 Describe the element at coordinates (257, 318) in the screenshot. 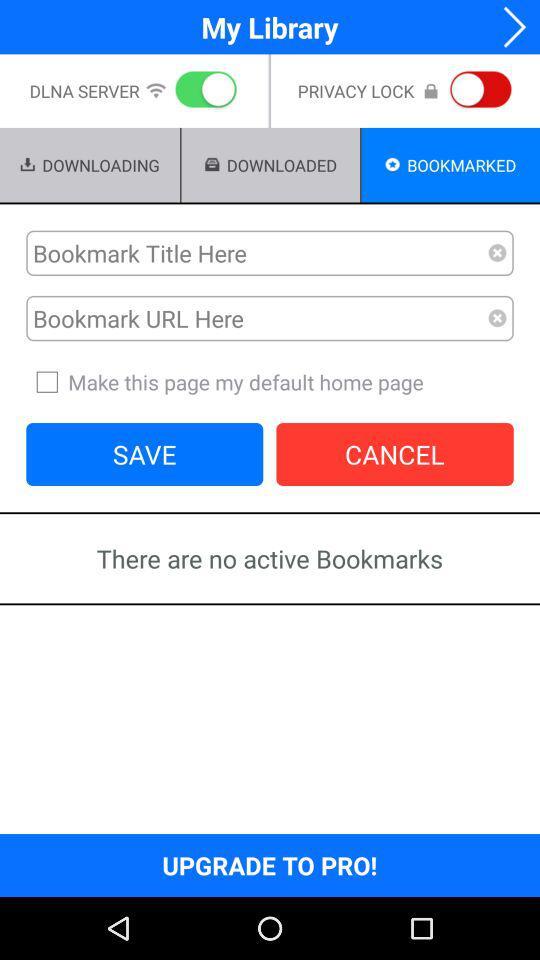

I see `url of the site youd like to bookmark` at that location.